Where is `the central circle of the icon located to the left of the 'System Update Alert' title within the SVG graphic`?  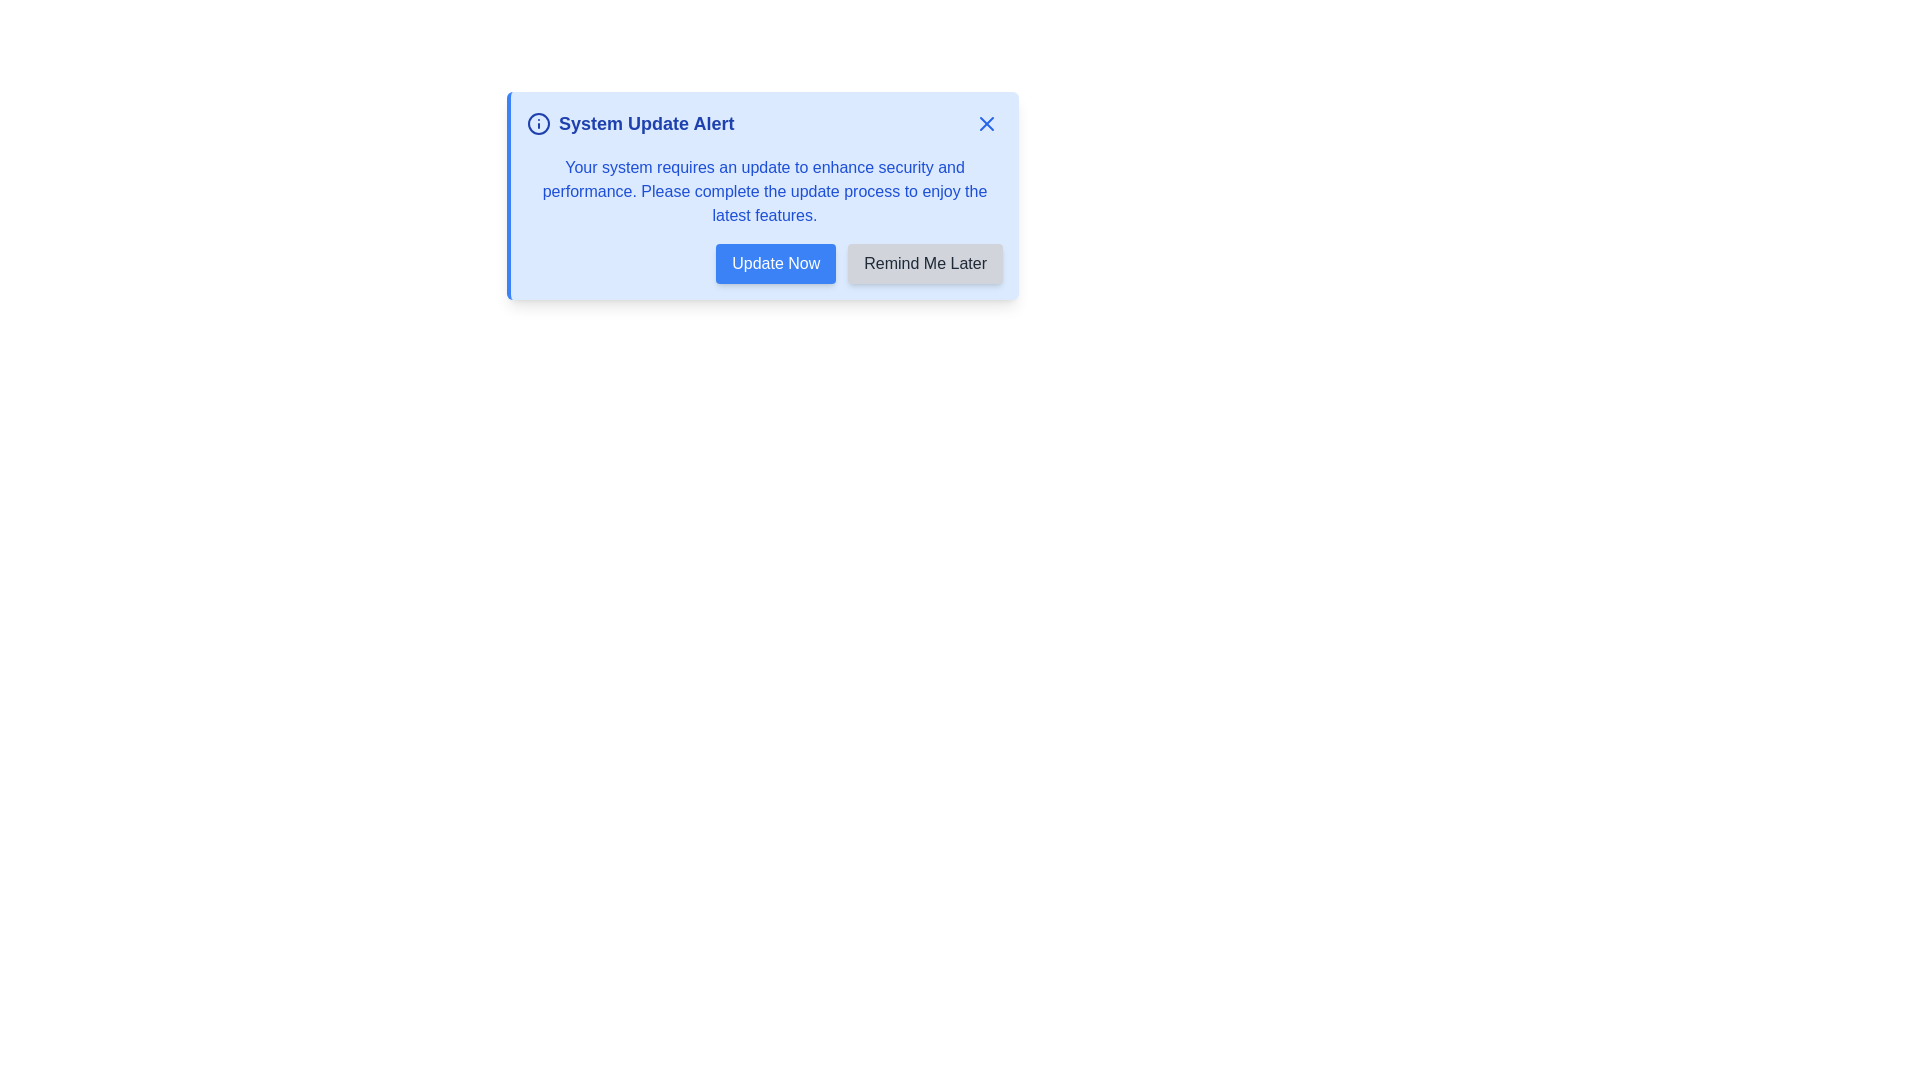 the central circle of the icon located to the left of the 'System Update Alert' title within the SVG graphic is located at coordinates (538, 123).